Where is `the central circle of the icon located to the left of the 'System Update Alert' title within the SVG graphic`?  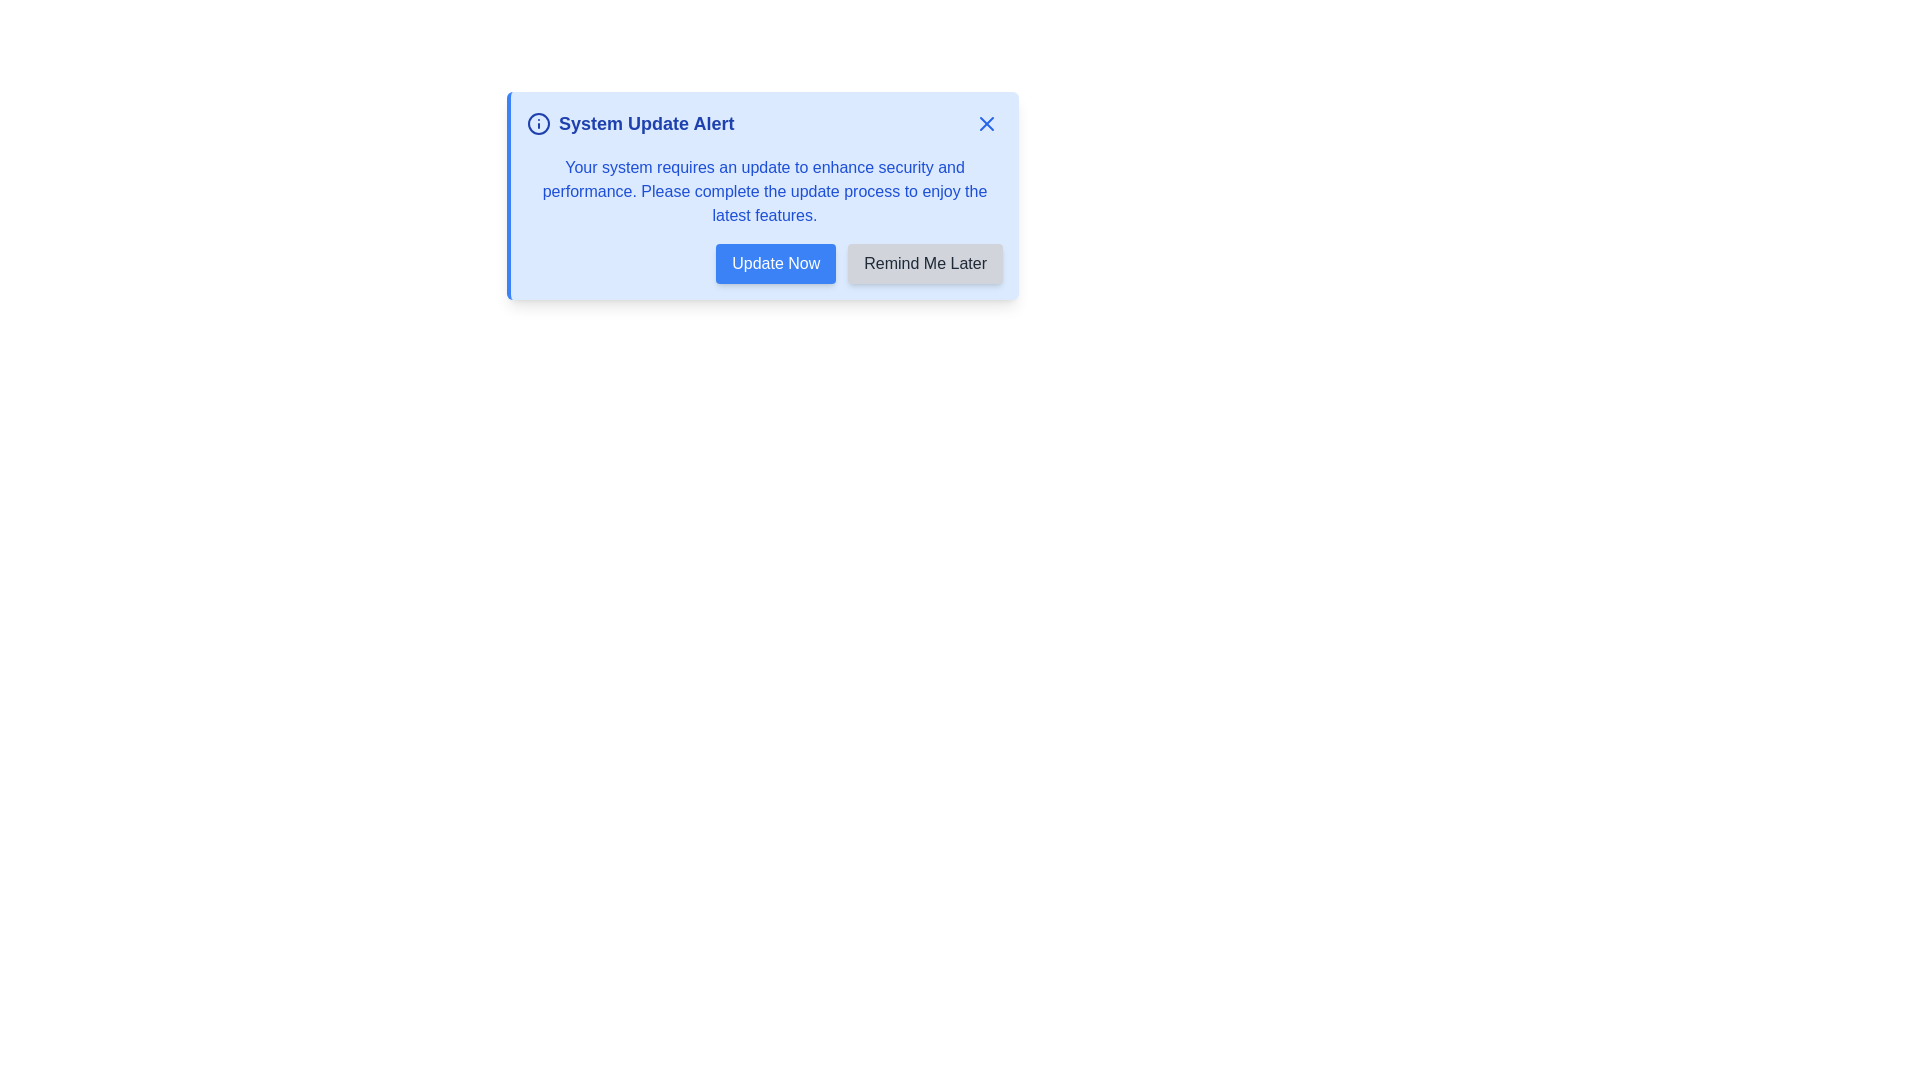 the central circle of the icon located to the left of the 'System Update Alert' title within the SVG graphic is located at coordinates (538, 123).